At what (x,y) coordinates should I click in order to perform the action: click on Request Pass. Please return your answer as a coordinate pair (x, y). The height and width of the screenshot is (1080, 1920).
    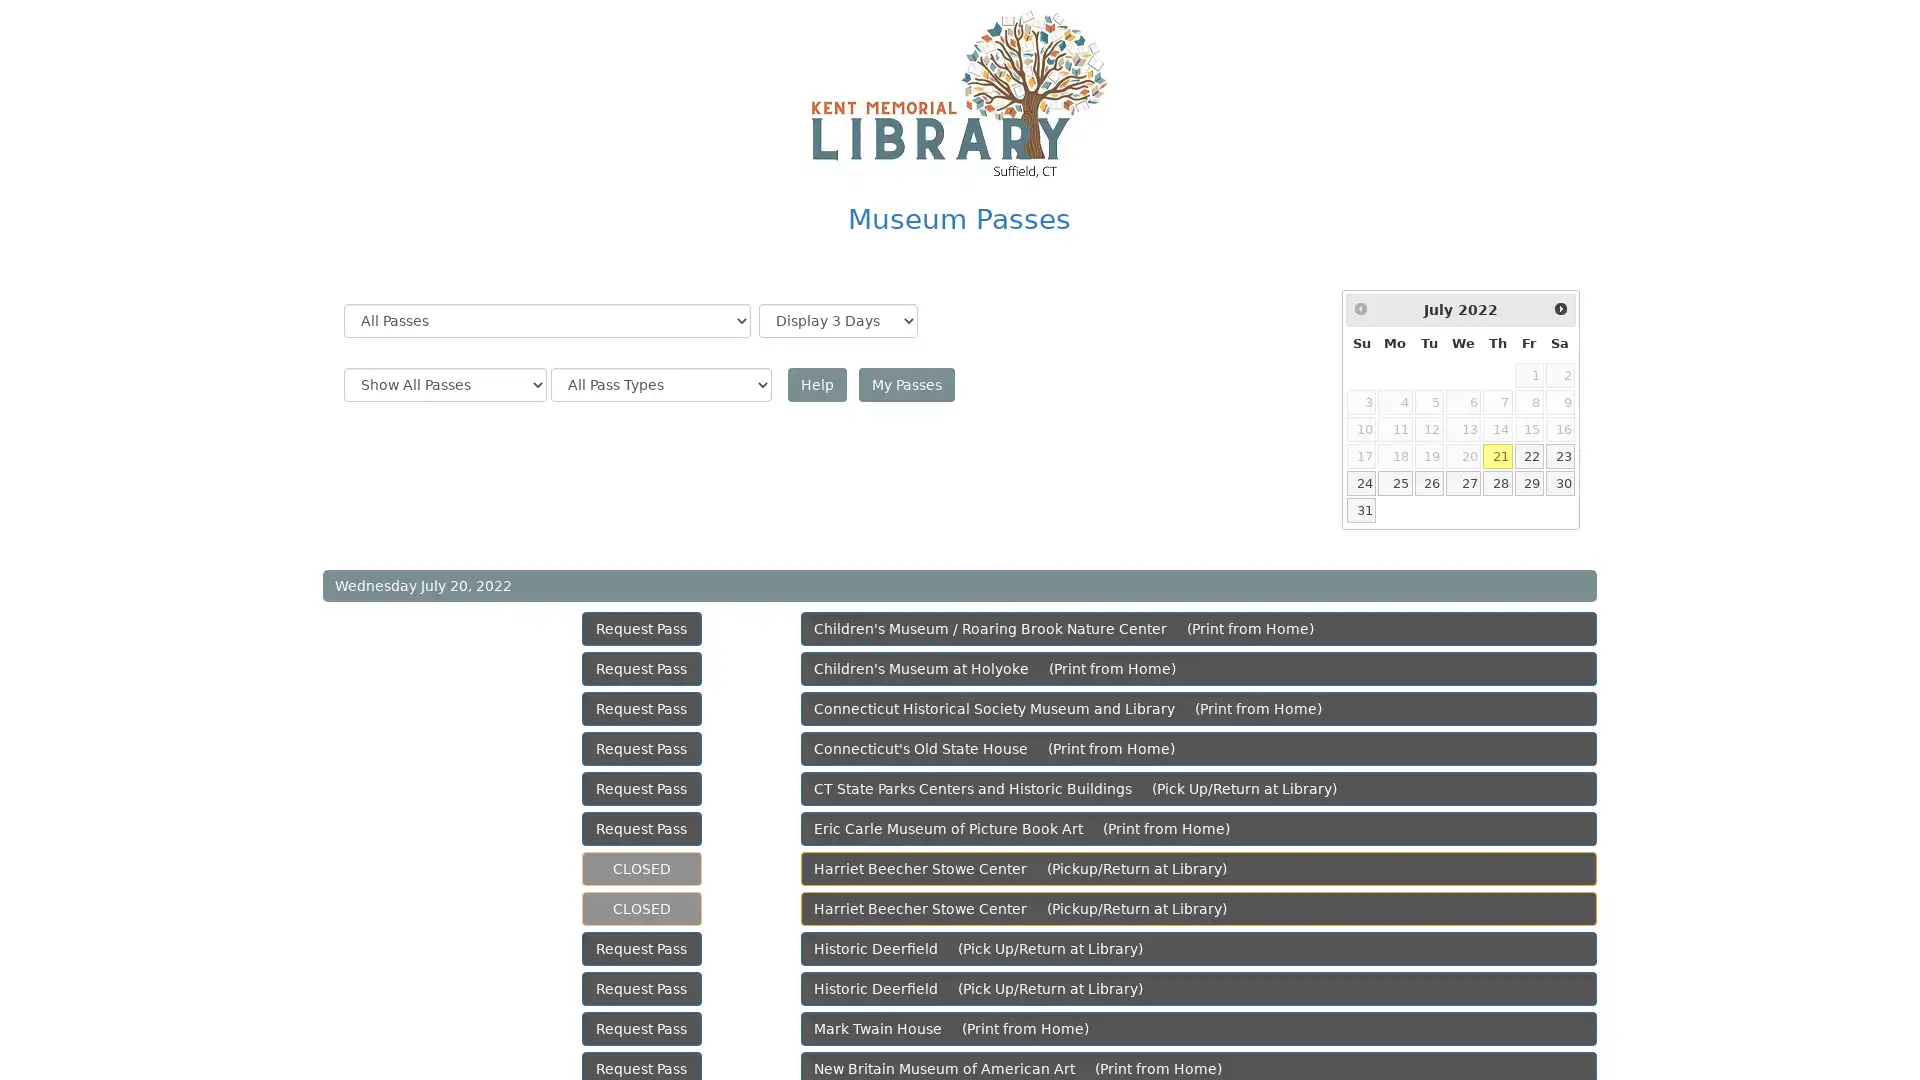
    Looking at the image, I should click on (641, 788).